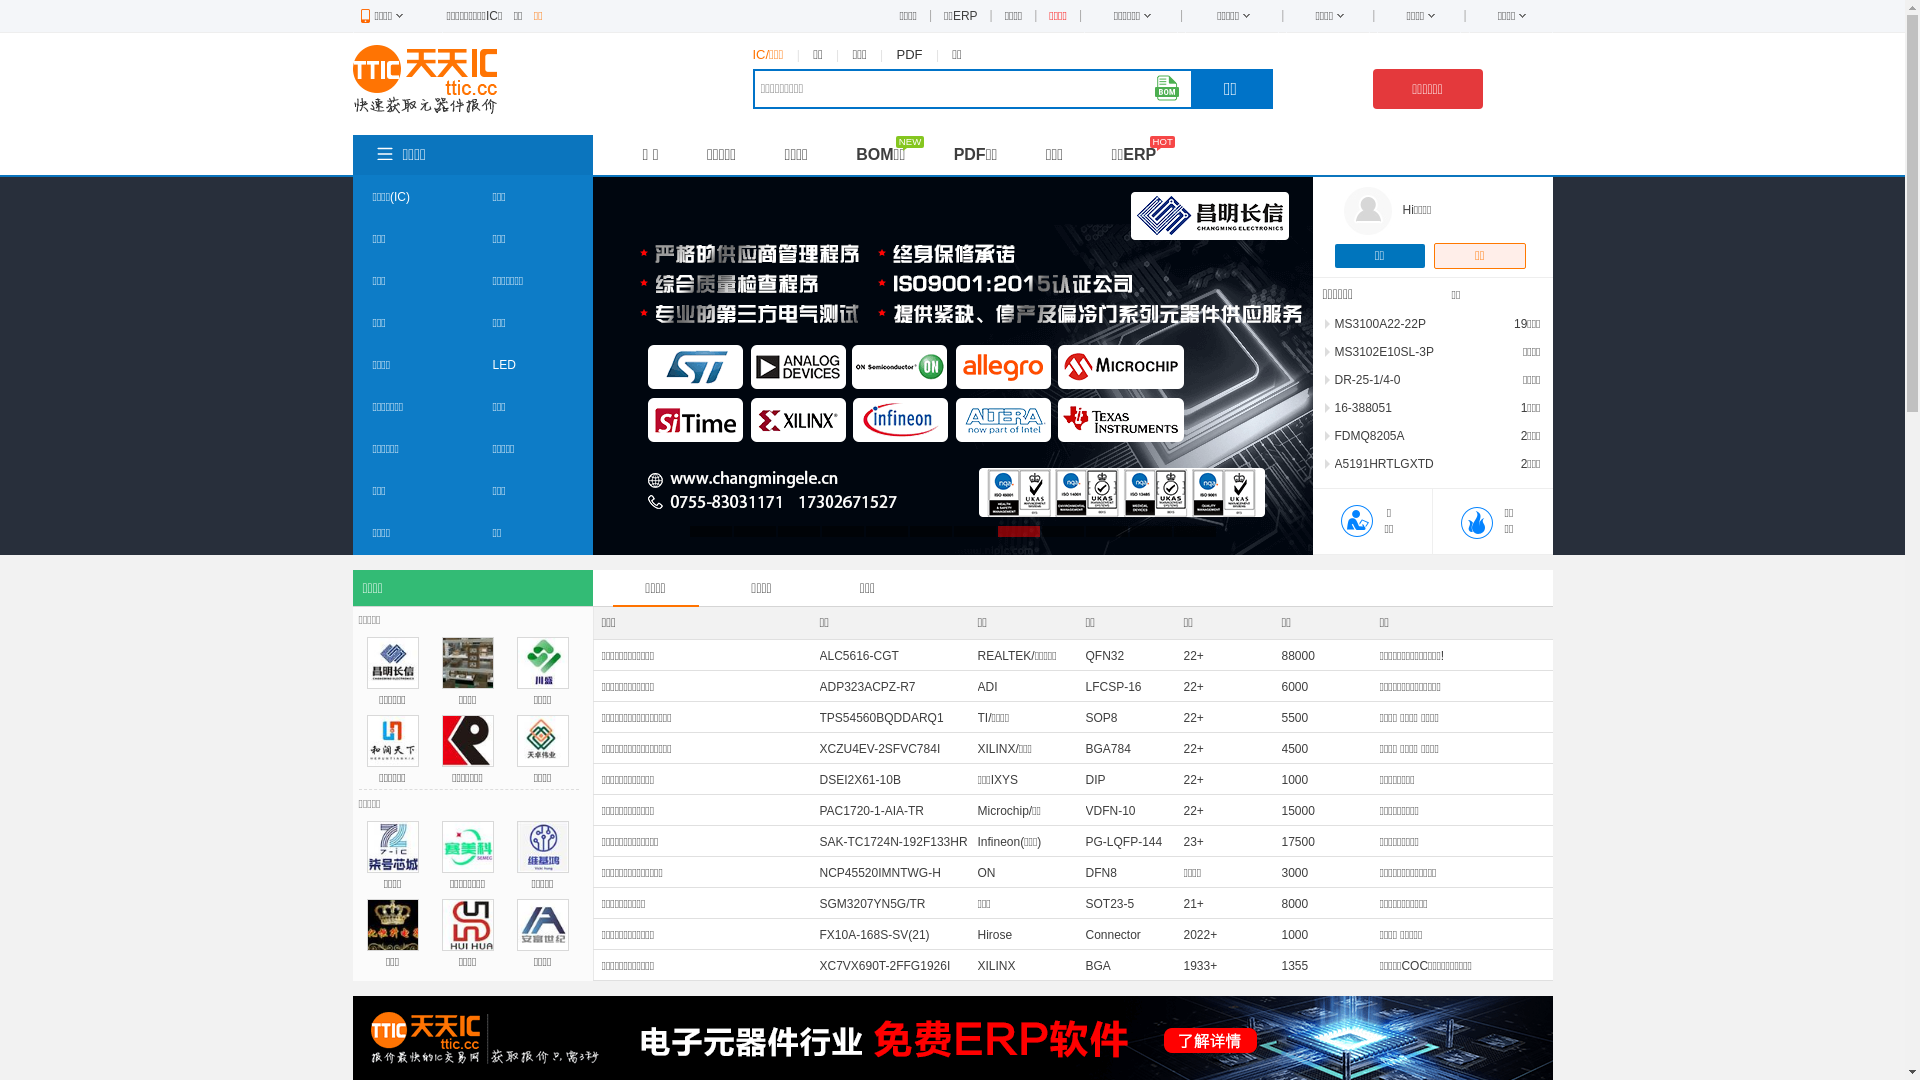  Describe the element at coordinates (1378, 323) in the screenshot. I see `'MS3100A22-22P'` at that location.